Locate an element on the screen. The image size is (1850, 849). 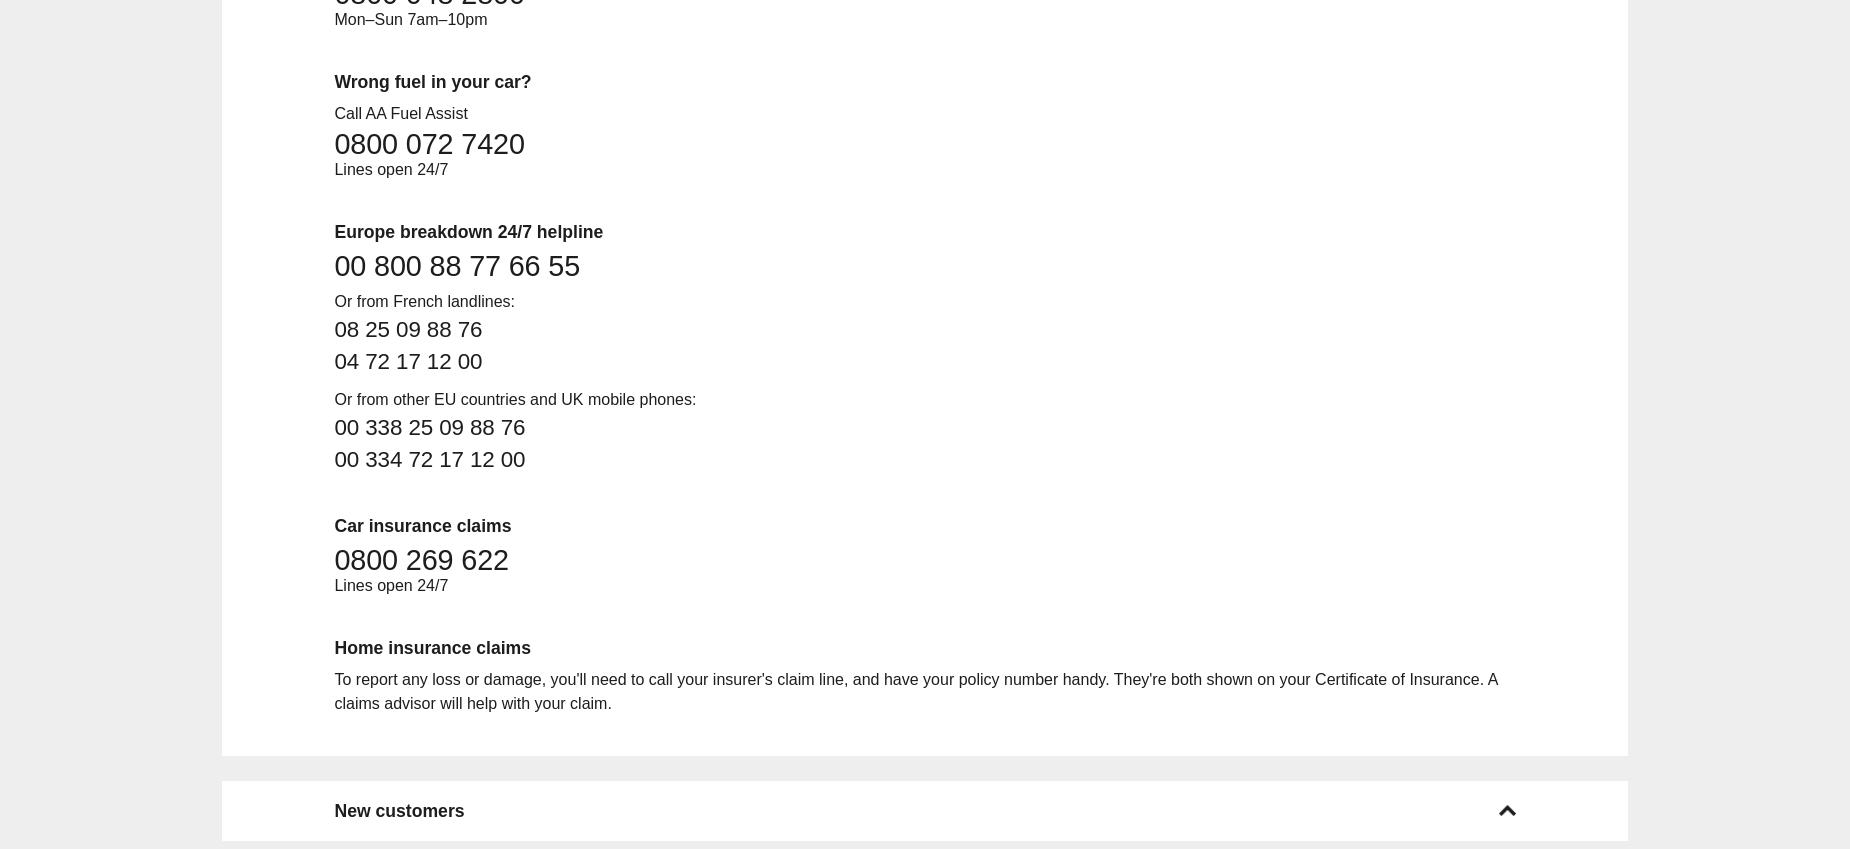
'08 25 09 88 76' is located at coordinates (406, 327).